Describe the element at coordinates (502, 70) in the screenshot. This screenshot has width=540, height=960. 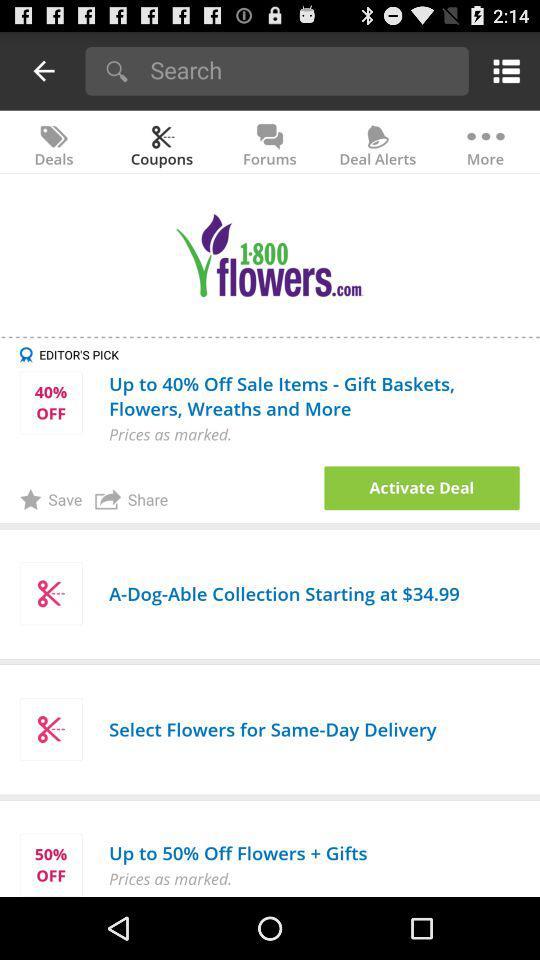
I see `menu options` at that location.